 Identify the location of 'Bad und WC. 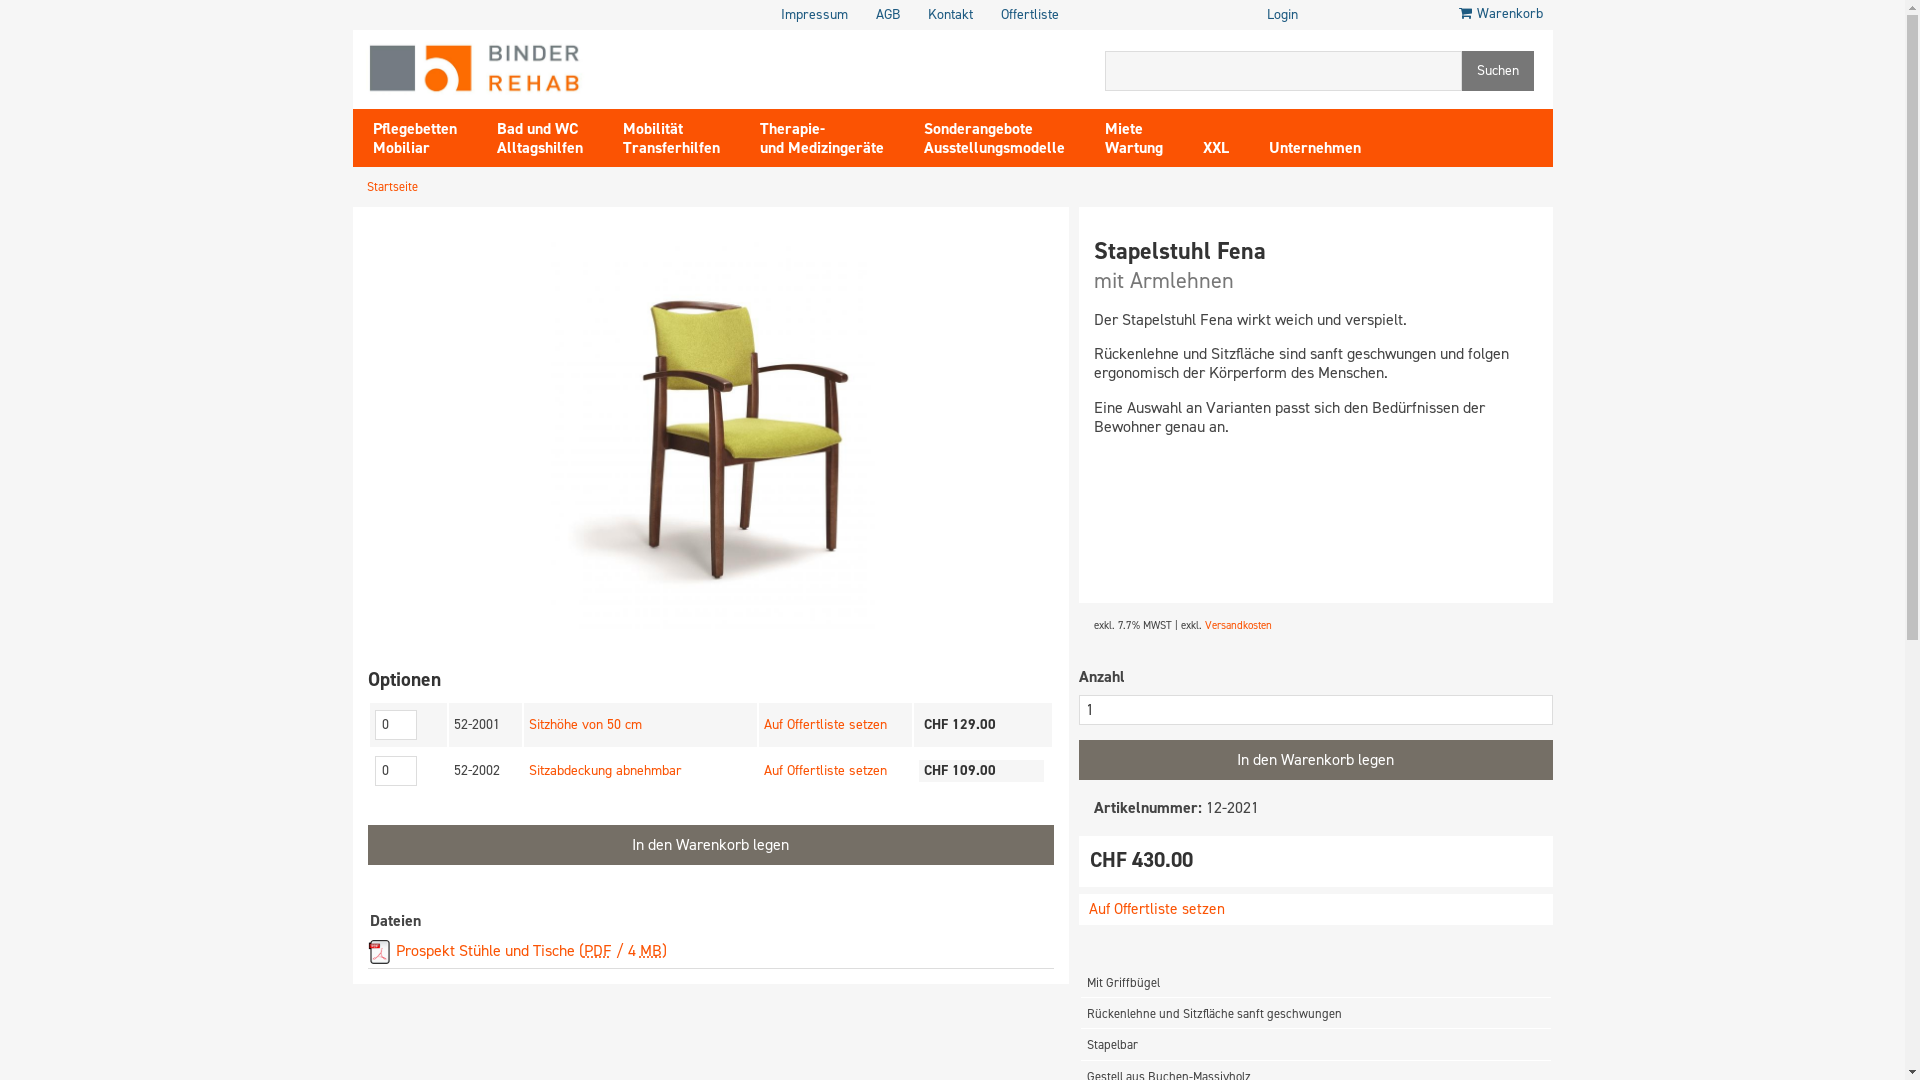
(538, 136).